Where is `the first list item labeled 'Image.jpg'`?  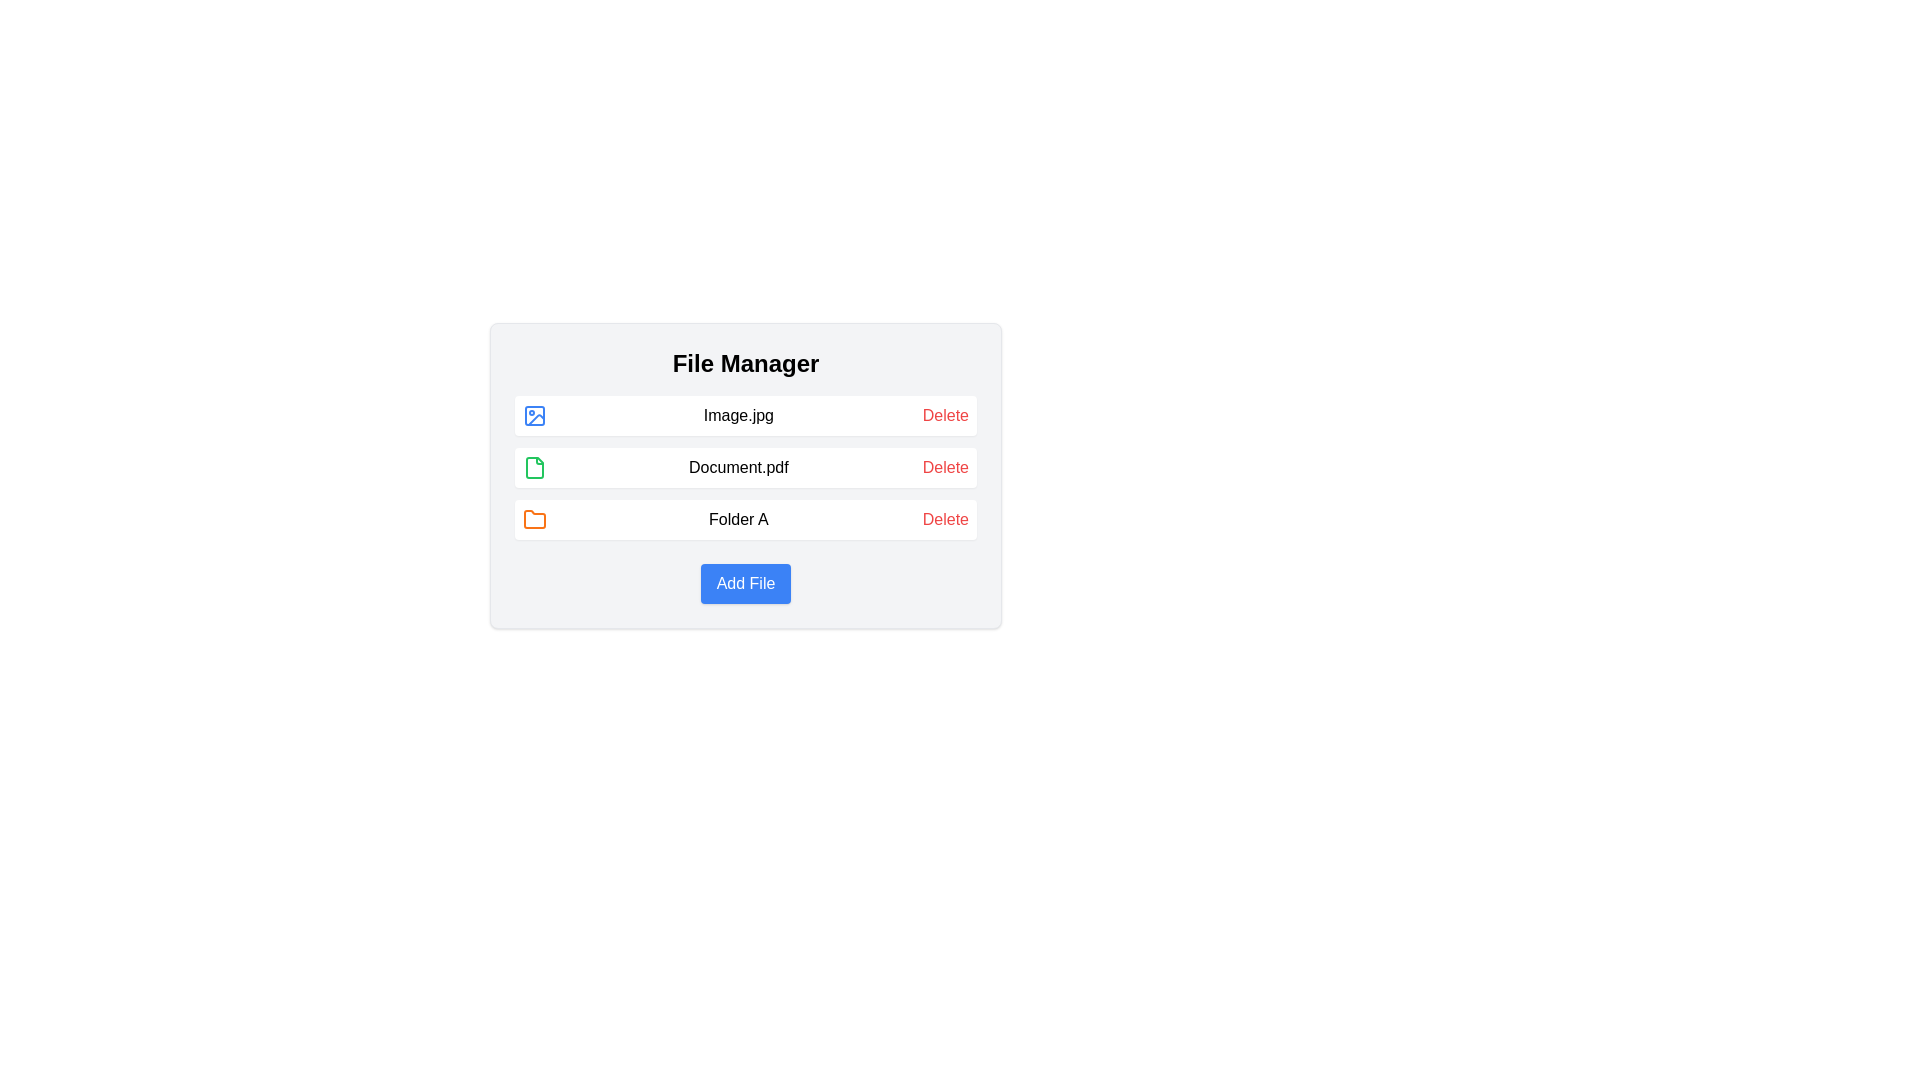
the first list item labeled 'Image.jpg' is located at coordinates (744, 415).